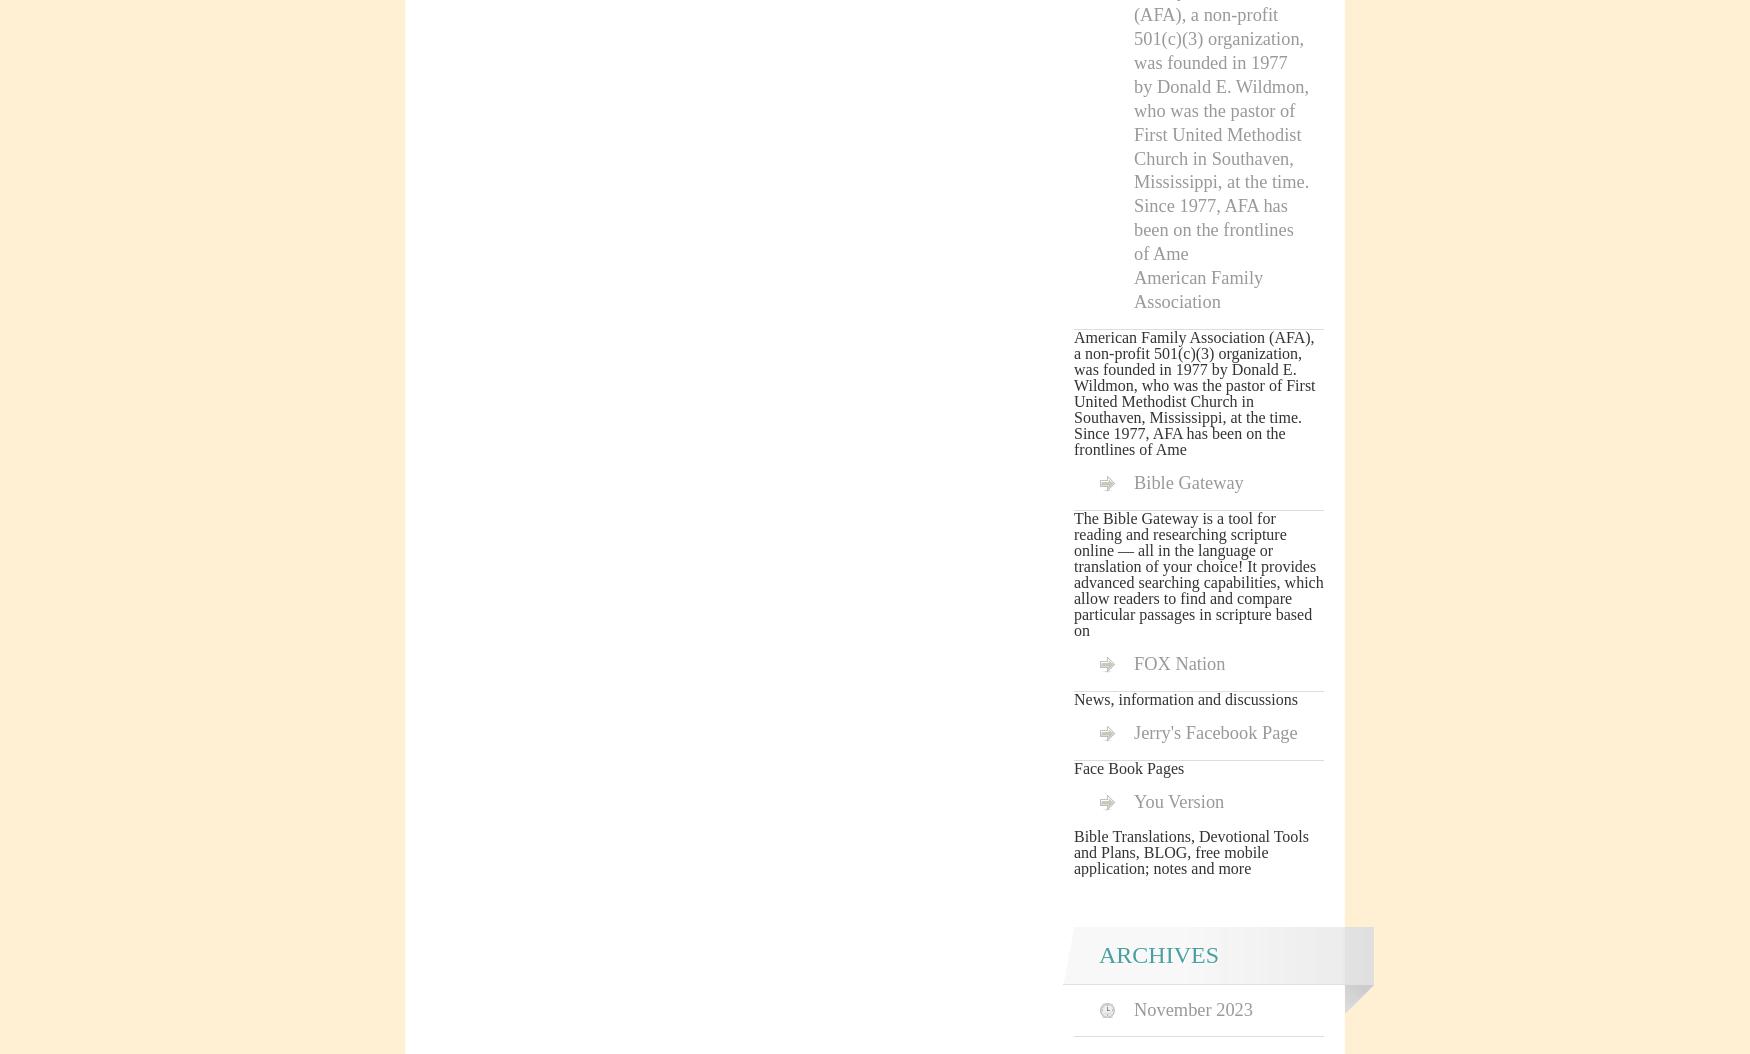 This screenshot has height=1054, width=1750. I want to click on 'You Version', so click(1133, 800).